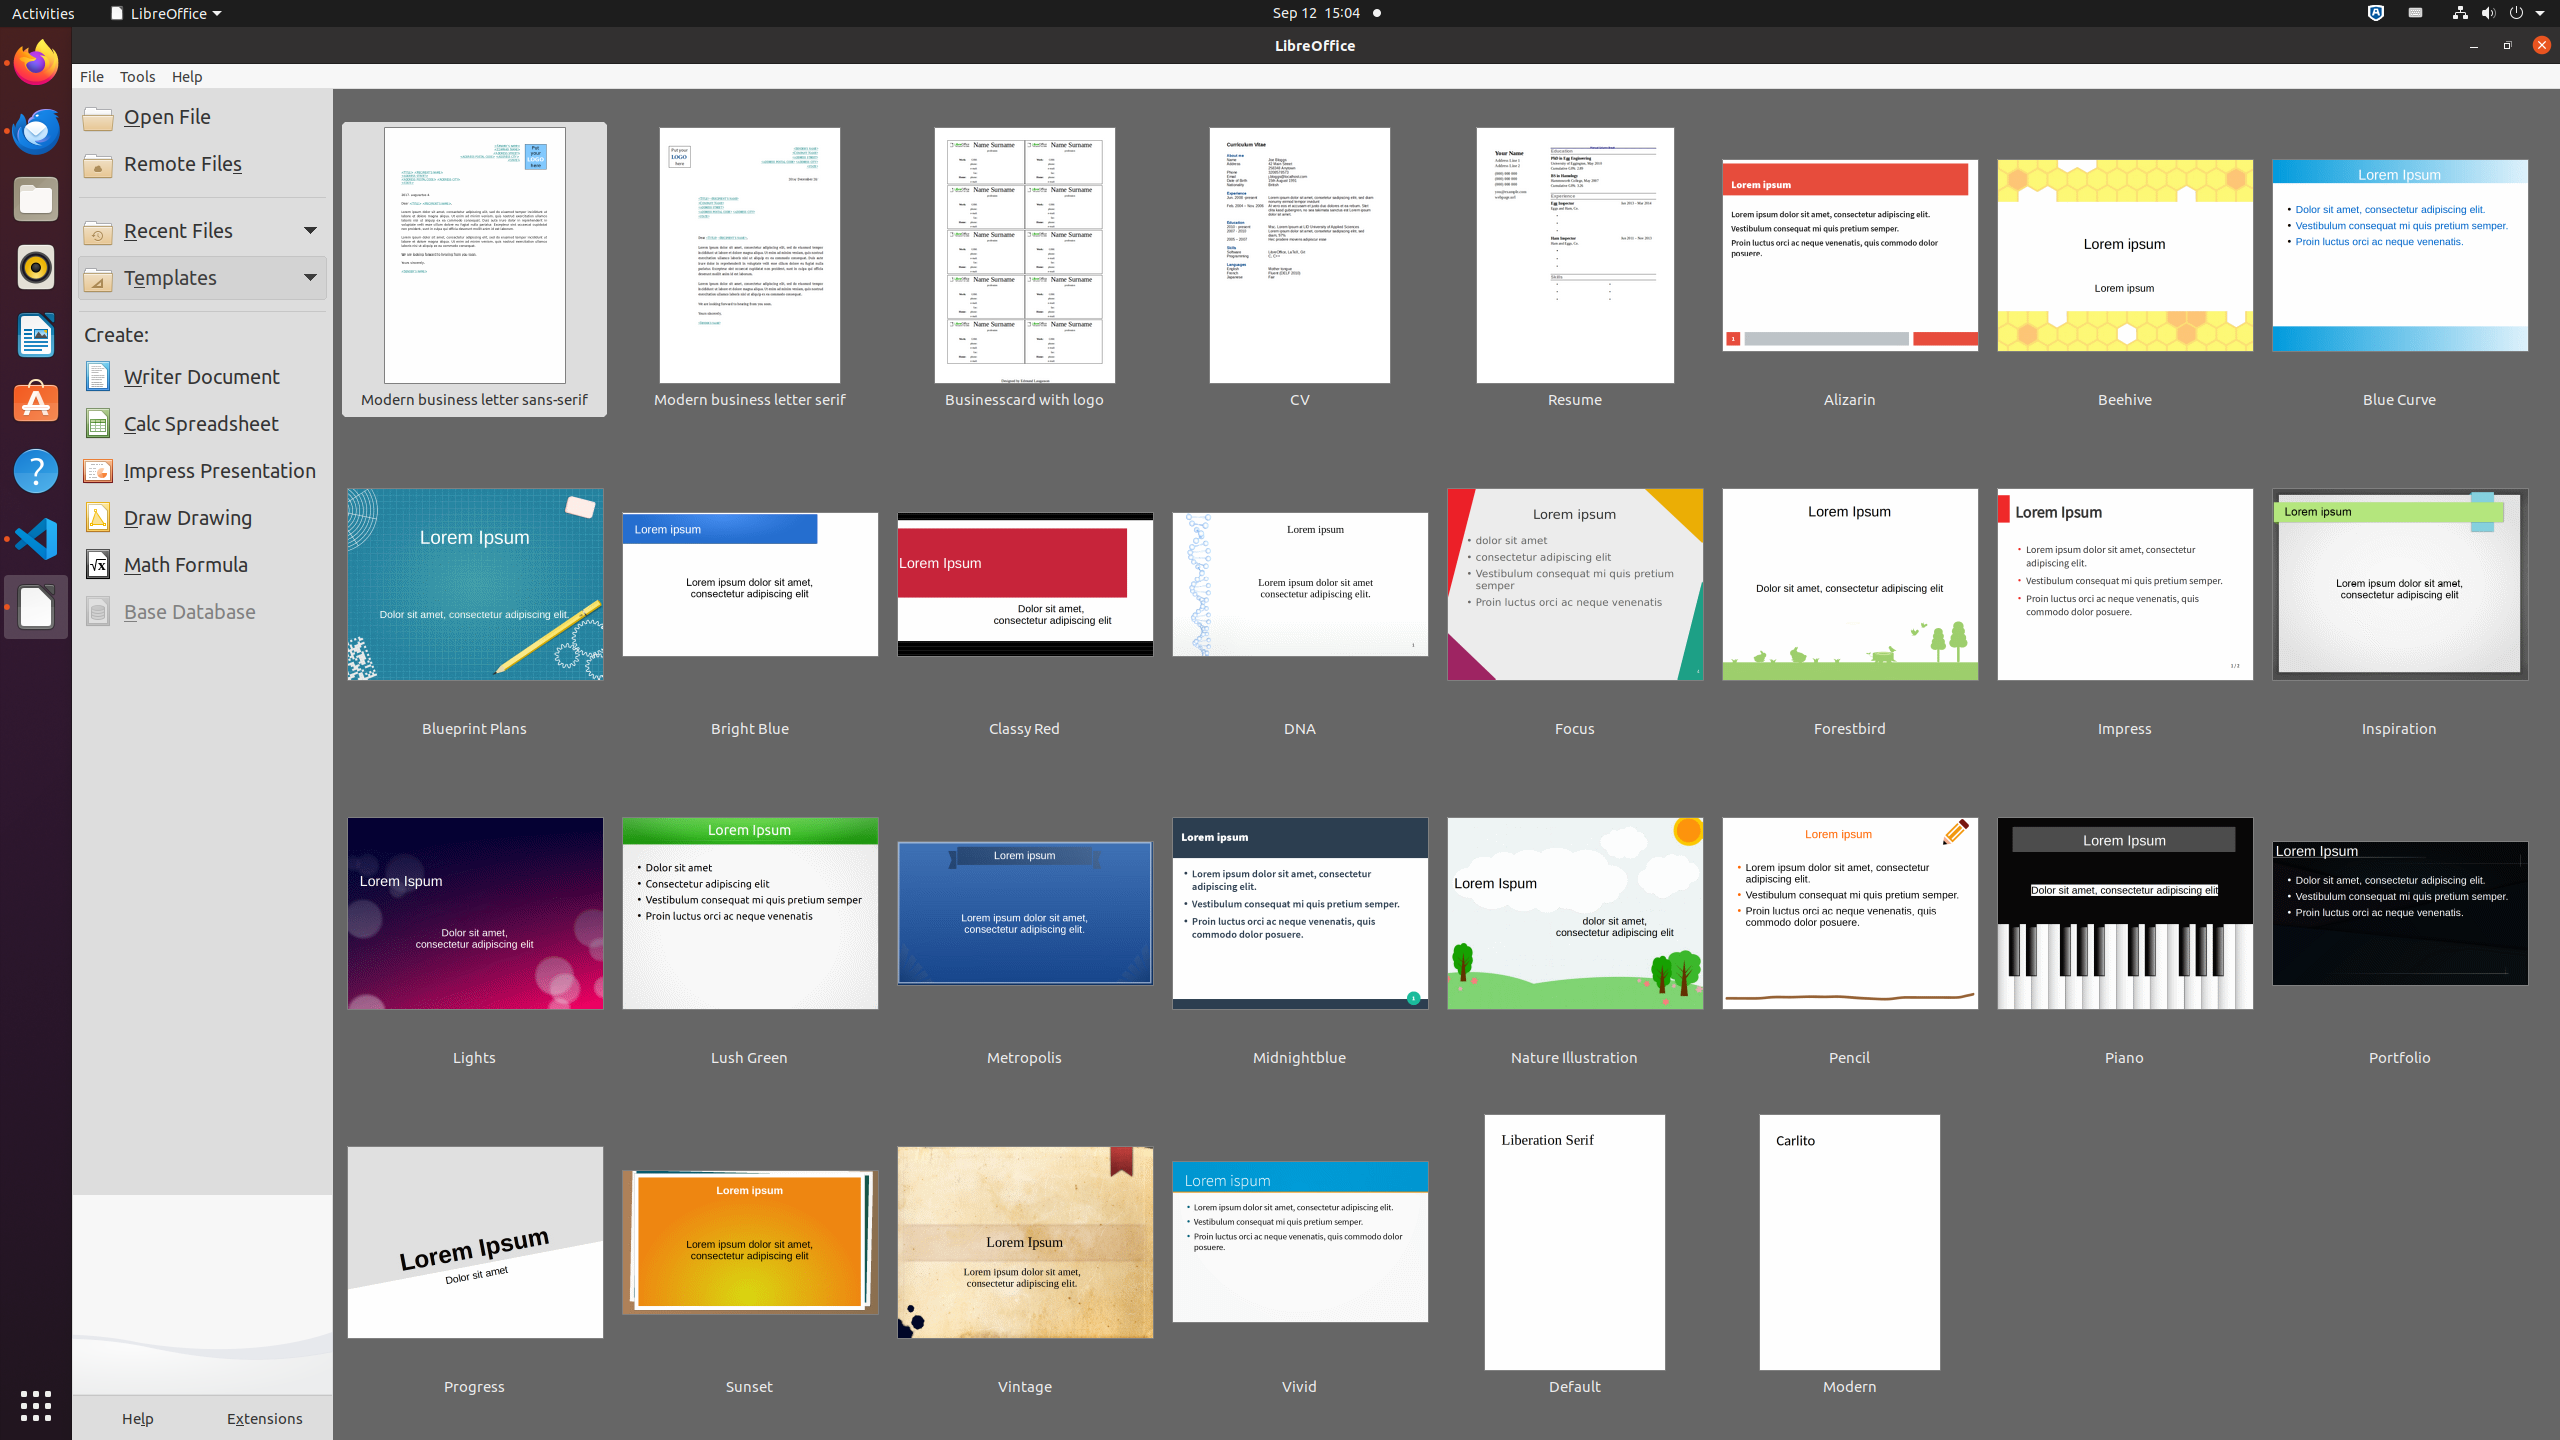  What do you see at coordinates (2124, 926) in the screenshot?
I see `'Piano'` at bounding box center [2124, 926].